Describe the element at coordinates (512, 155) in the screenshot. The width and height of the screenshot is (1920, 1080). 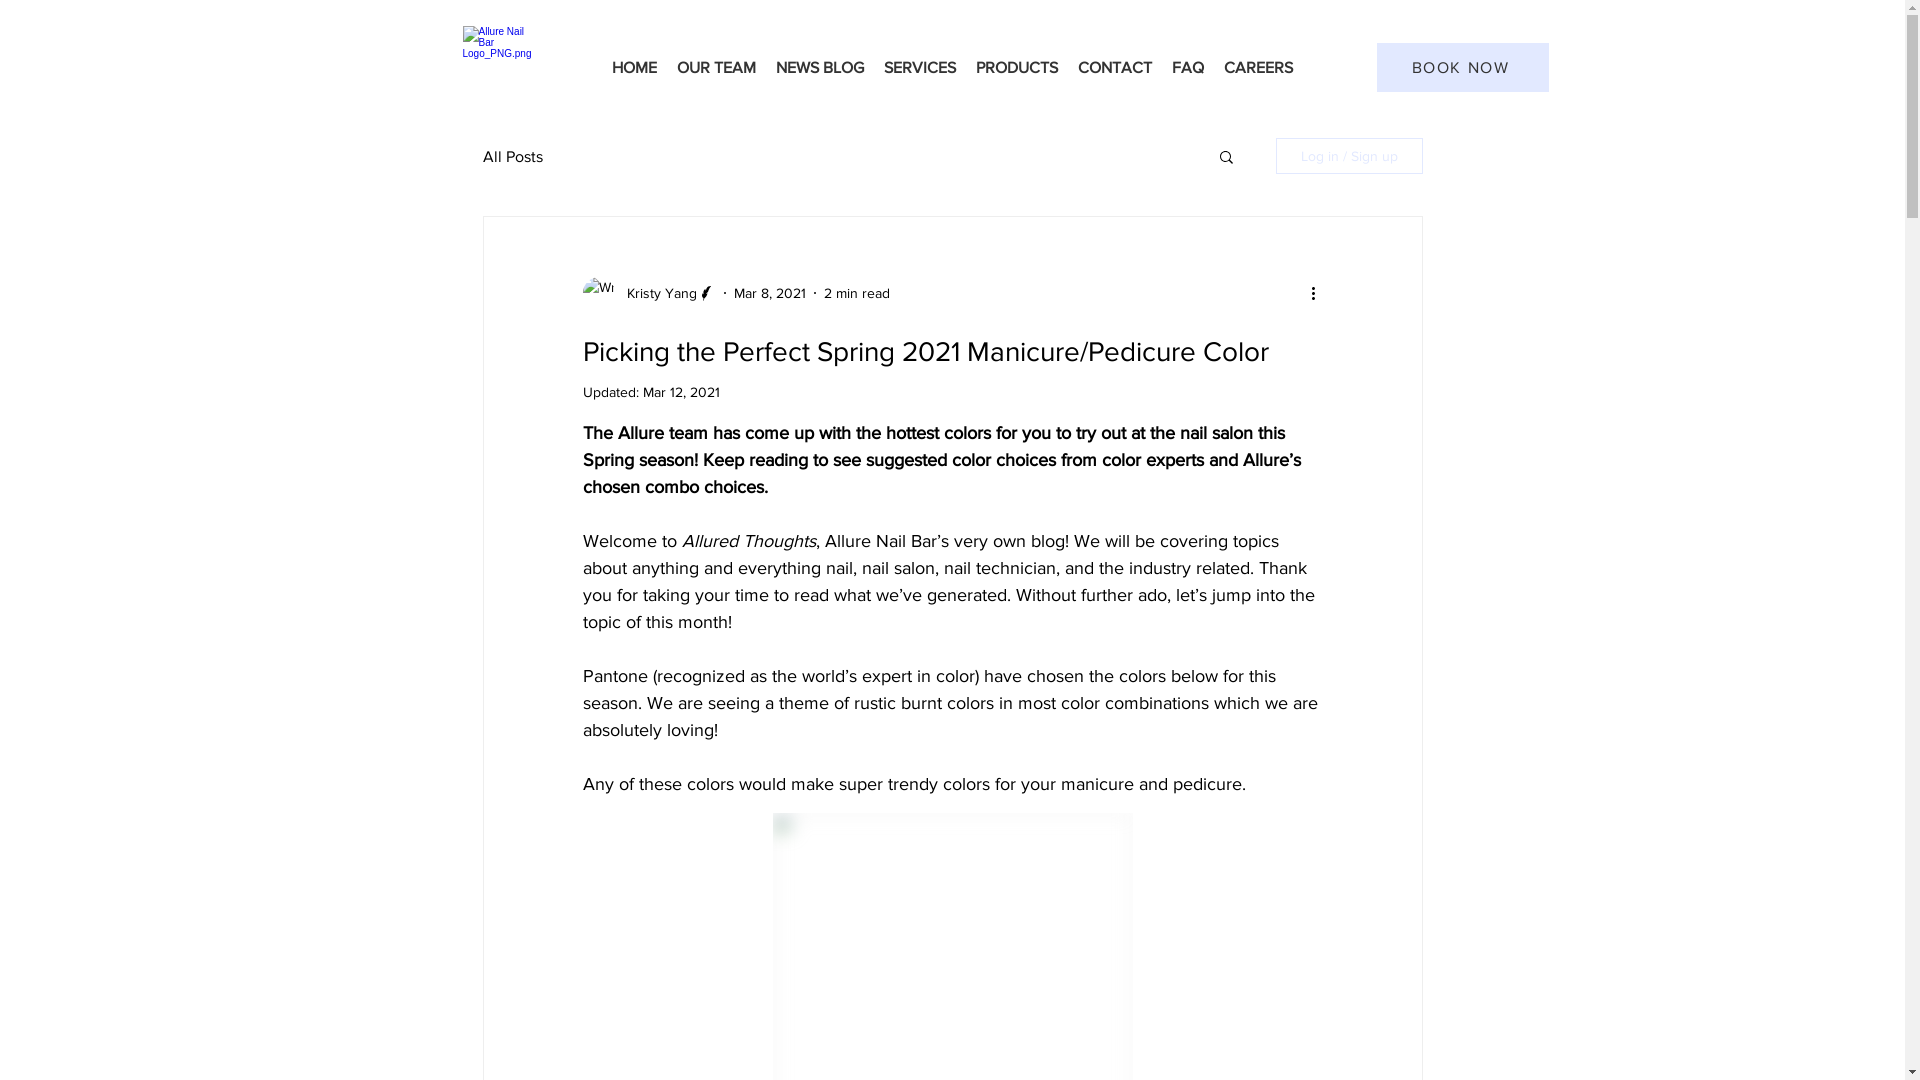
I see `'All Posts'` at that location.